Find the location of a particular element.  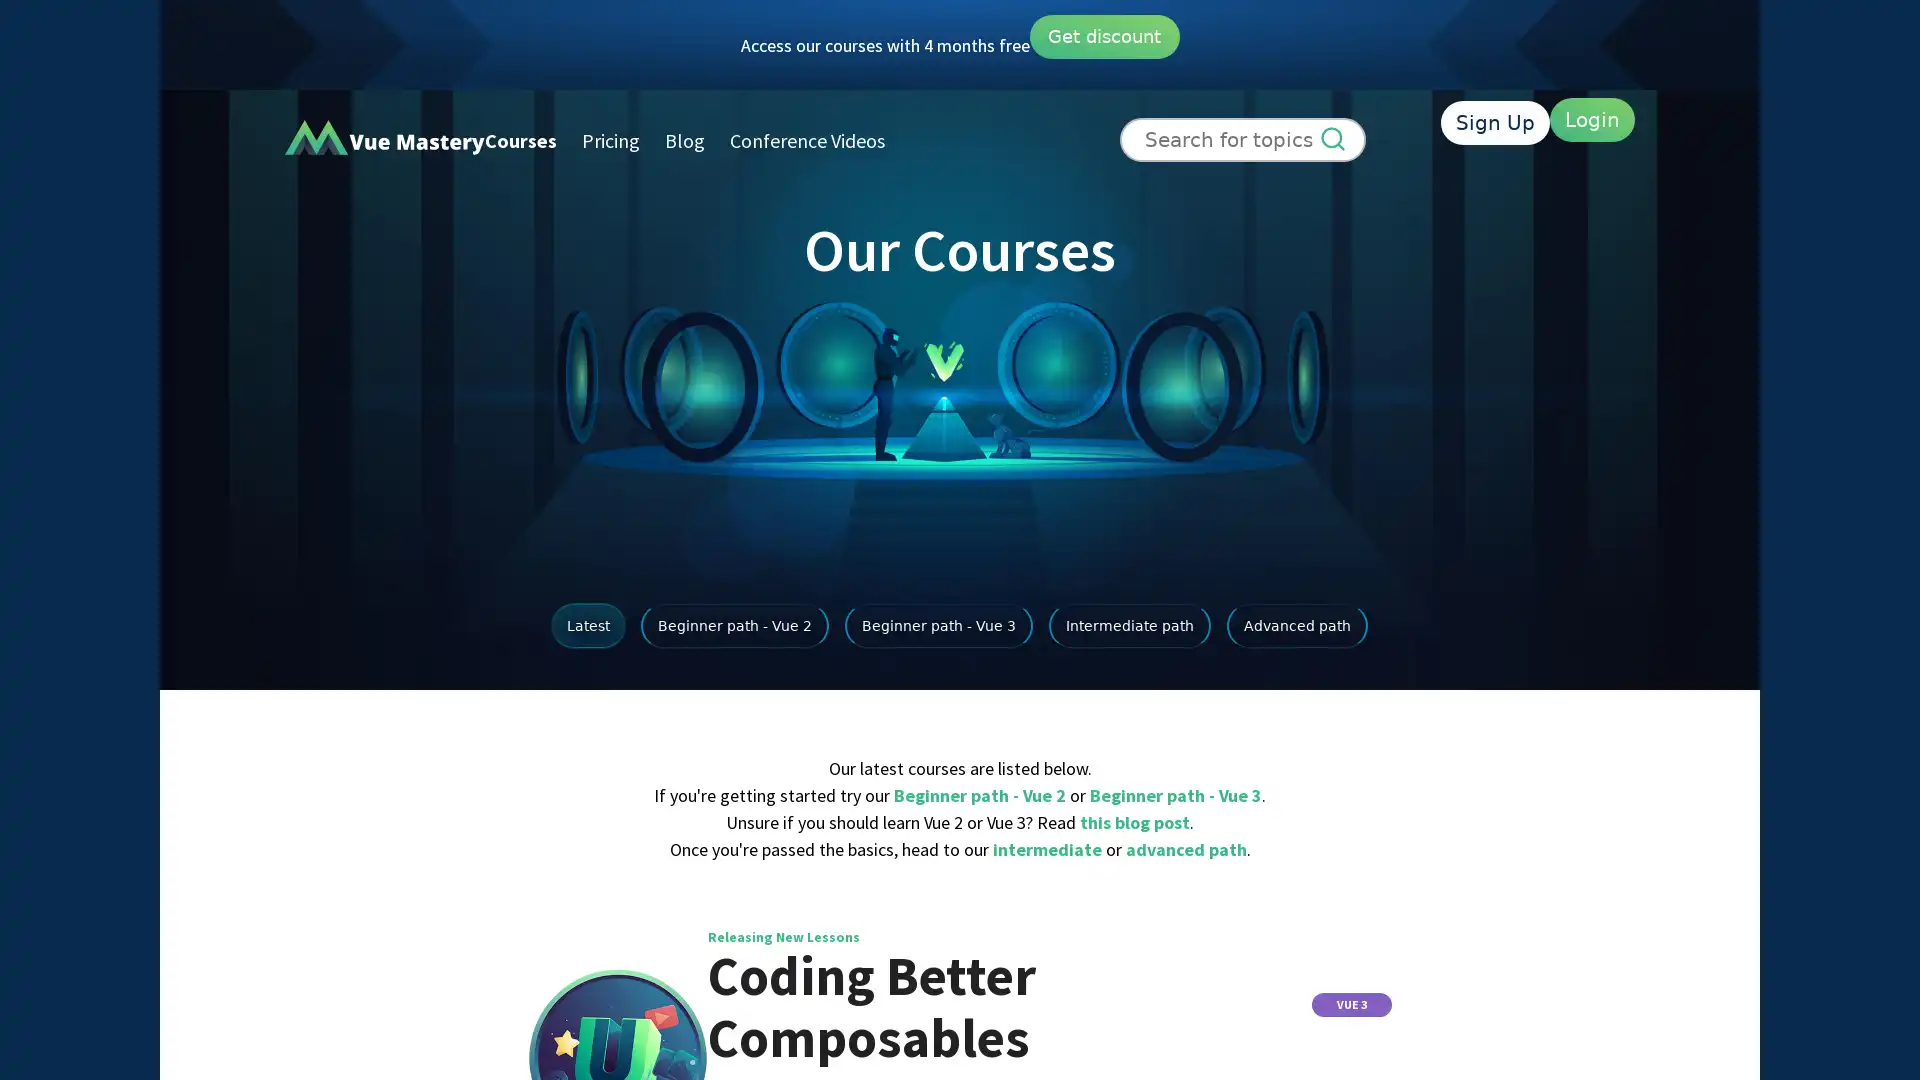

Latest is located at coordinates (457, 624).